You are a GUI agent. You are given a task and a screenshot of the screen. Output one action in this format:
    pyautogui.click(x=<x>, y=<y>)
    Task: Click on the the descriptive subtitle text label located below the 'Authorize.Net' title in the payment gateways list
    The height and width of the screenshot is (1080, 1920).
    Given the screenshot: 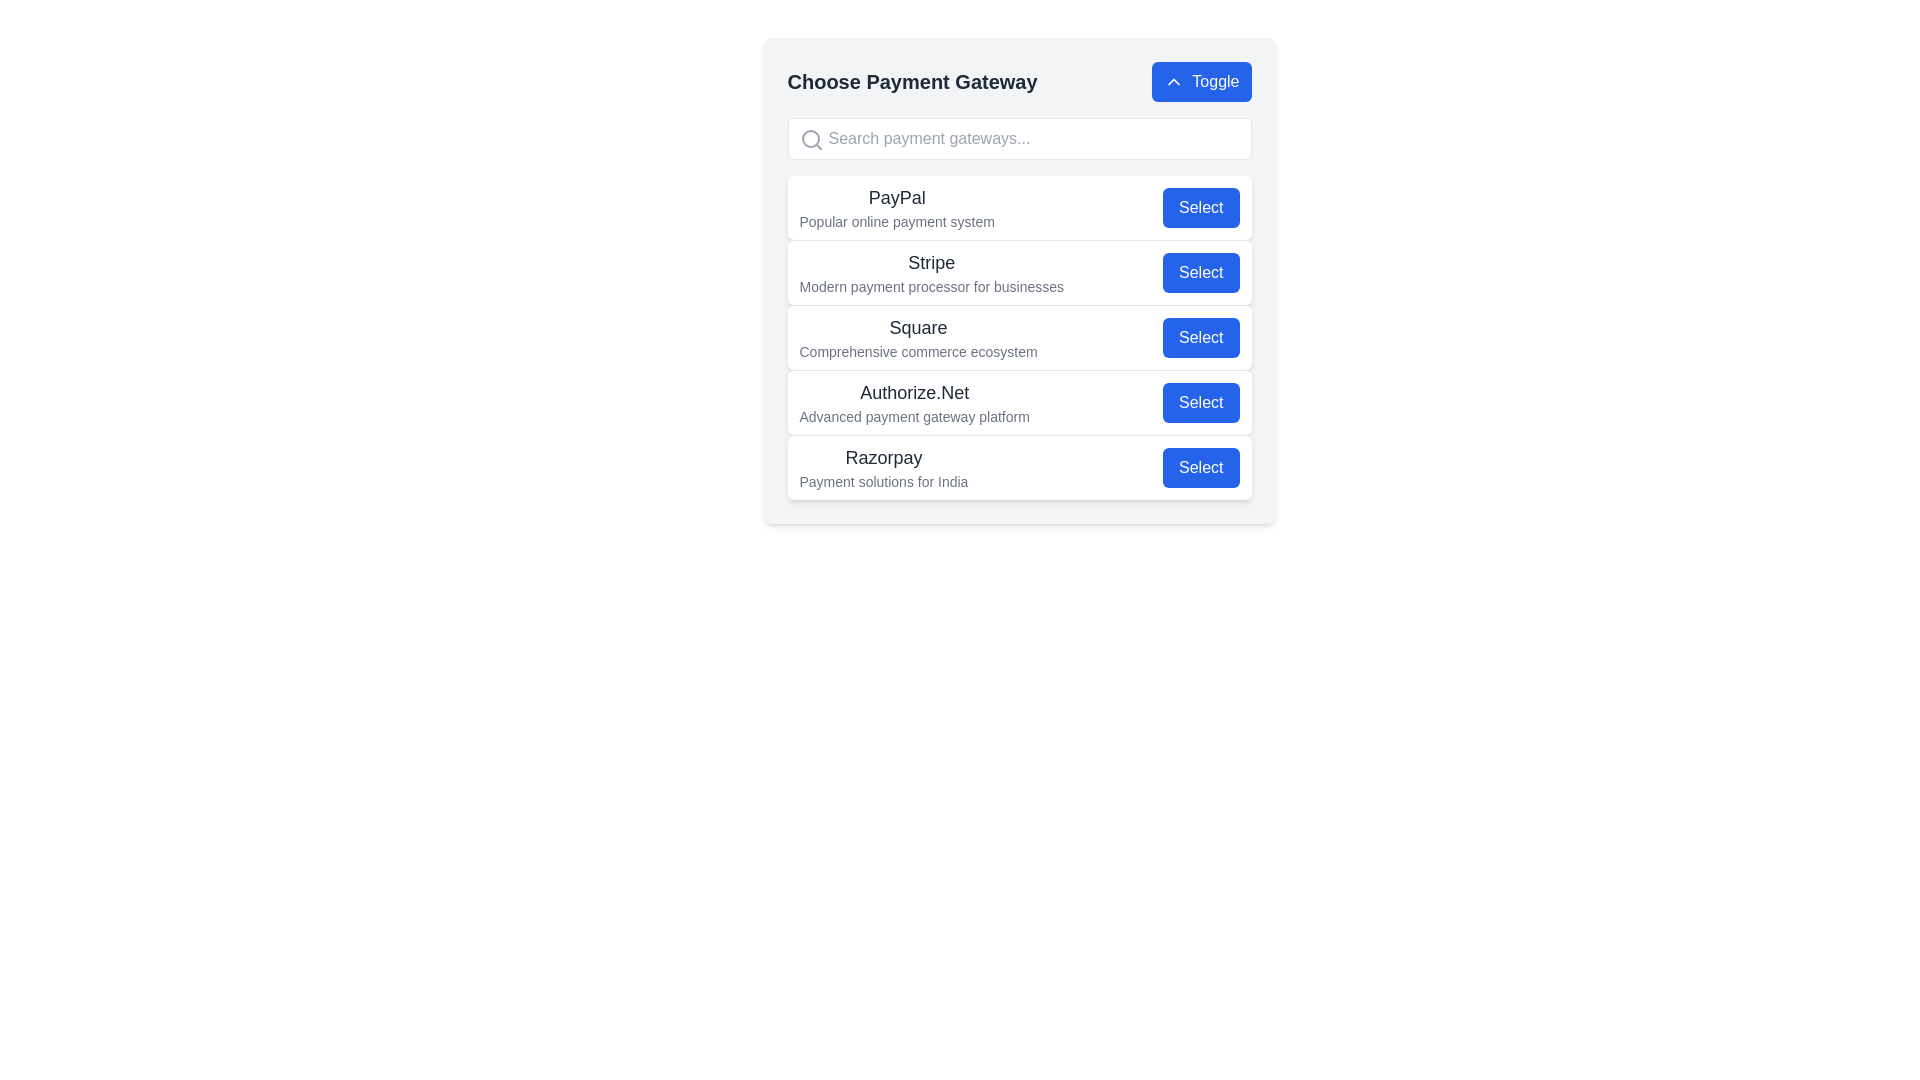 What is the action you would take?
    pyautogui.click(x=913, y=415)
    